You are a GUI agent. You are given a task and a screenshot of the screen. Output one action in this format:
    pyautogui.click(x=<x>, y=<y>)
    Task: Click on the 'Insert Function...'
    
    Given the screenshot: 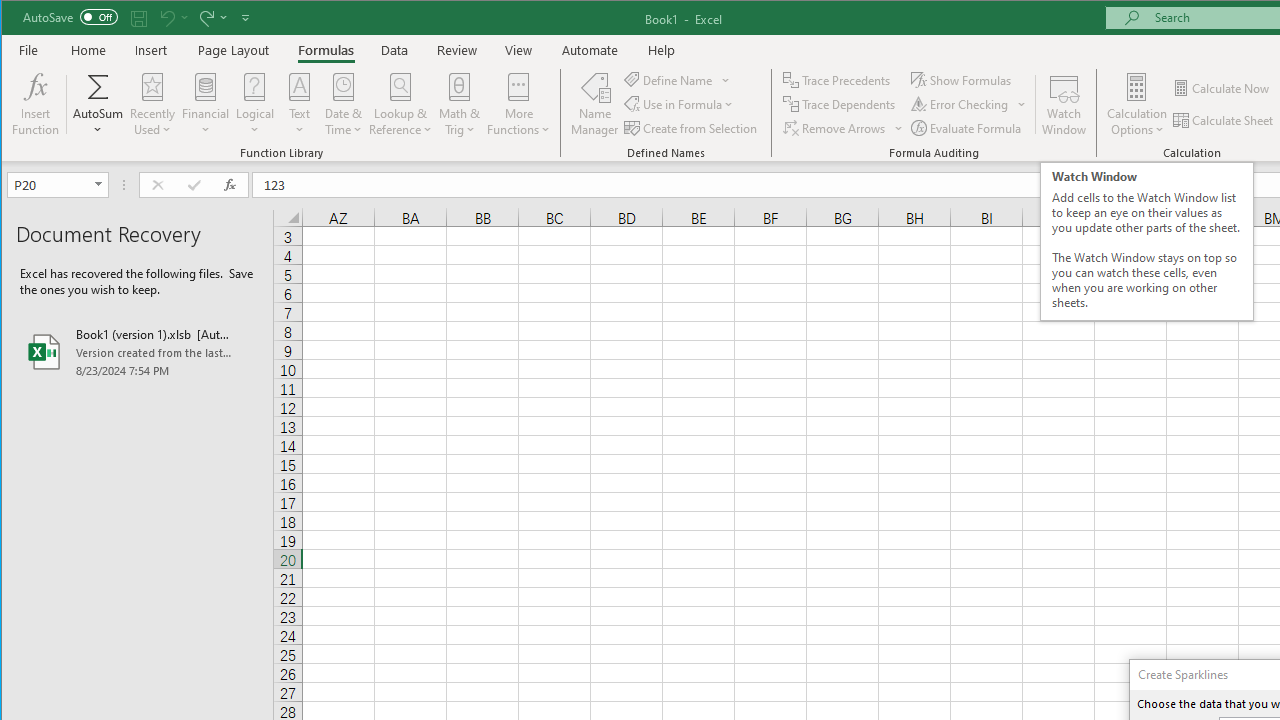 What is the action you would take?
    pyautogui.click(x=35, y=104)
    